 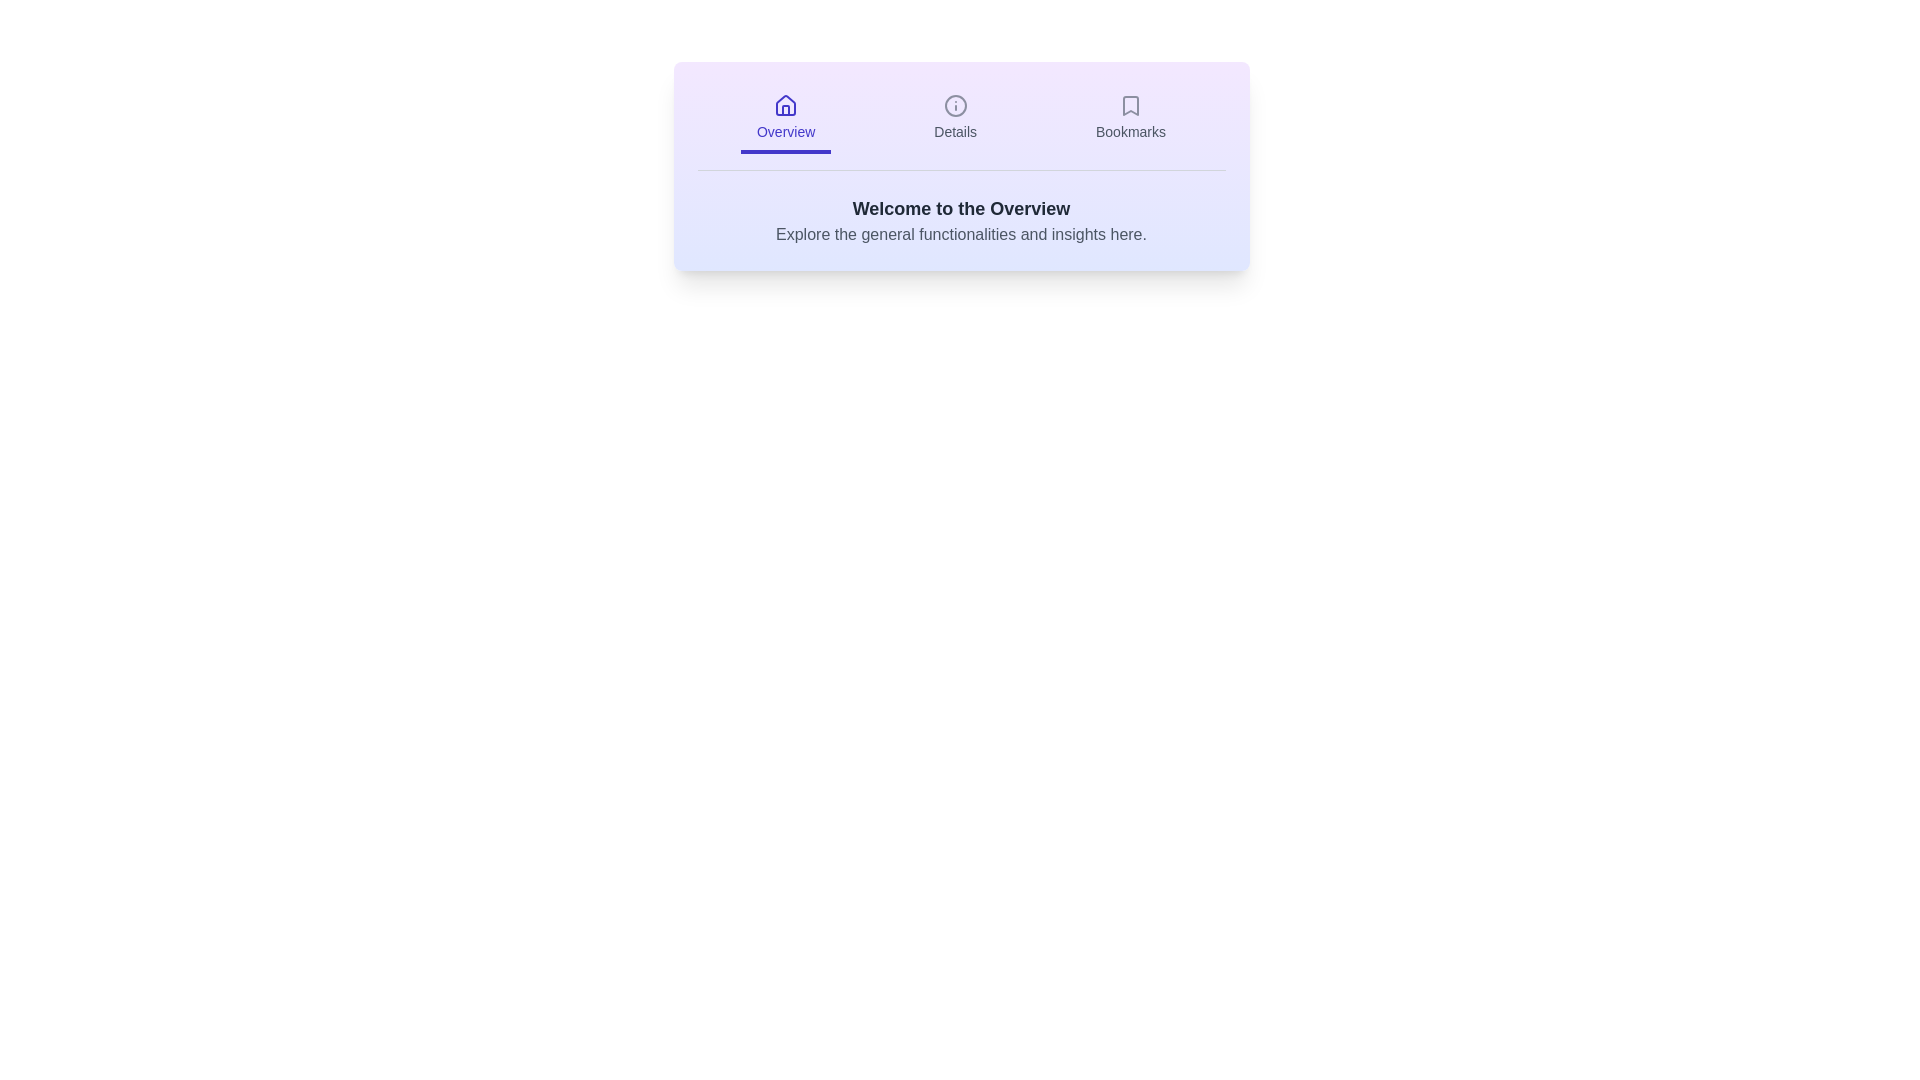 I want to click on the textual informational component located under the navigation tabs labeled 'Overview', 'Details', and 'Bookmarks' in the lower portion of the card-like component, so click(x=961, y=220).